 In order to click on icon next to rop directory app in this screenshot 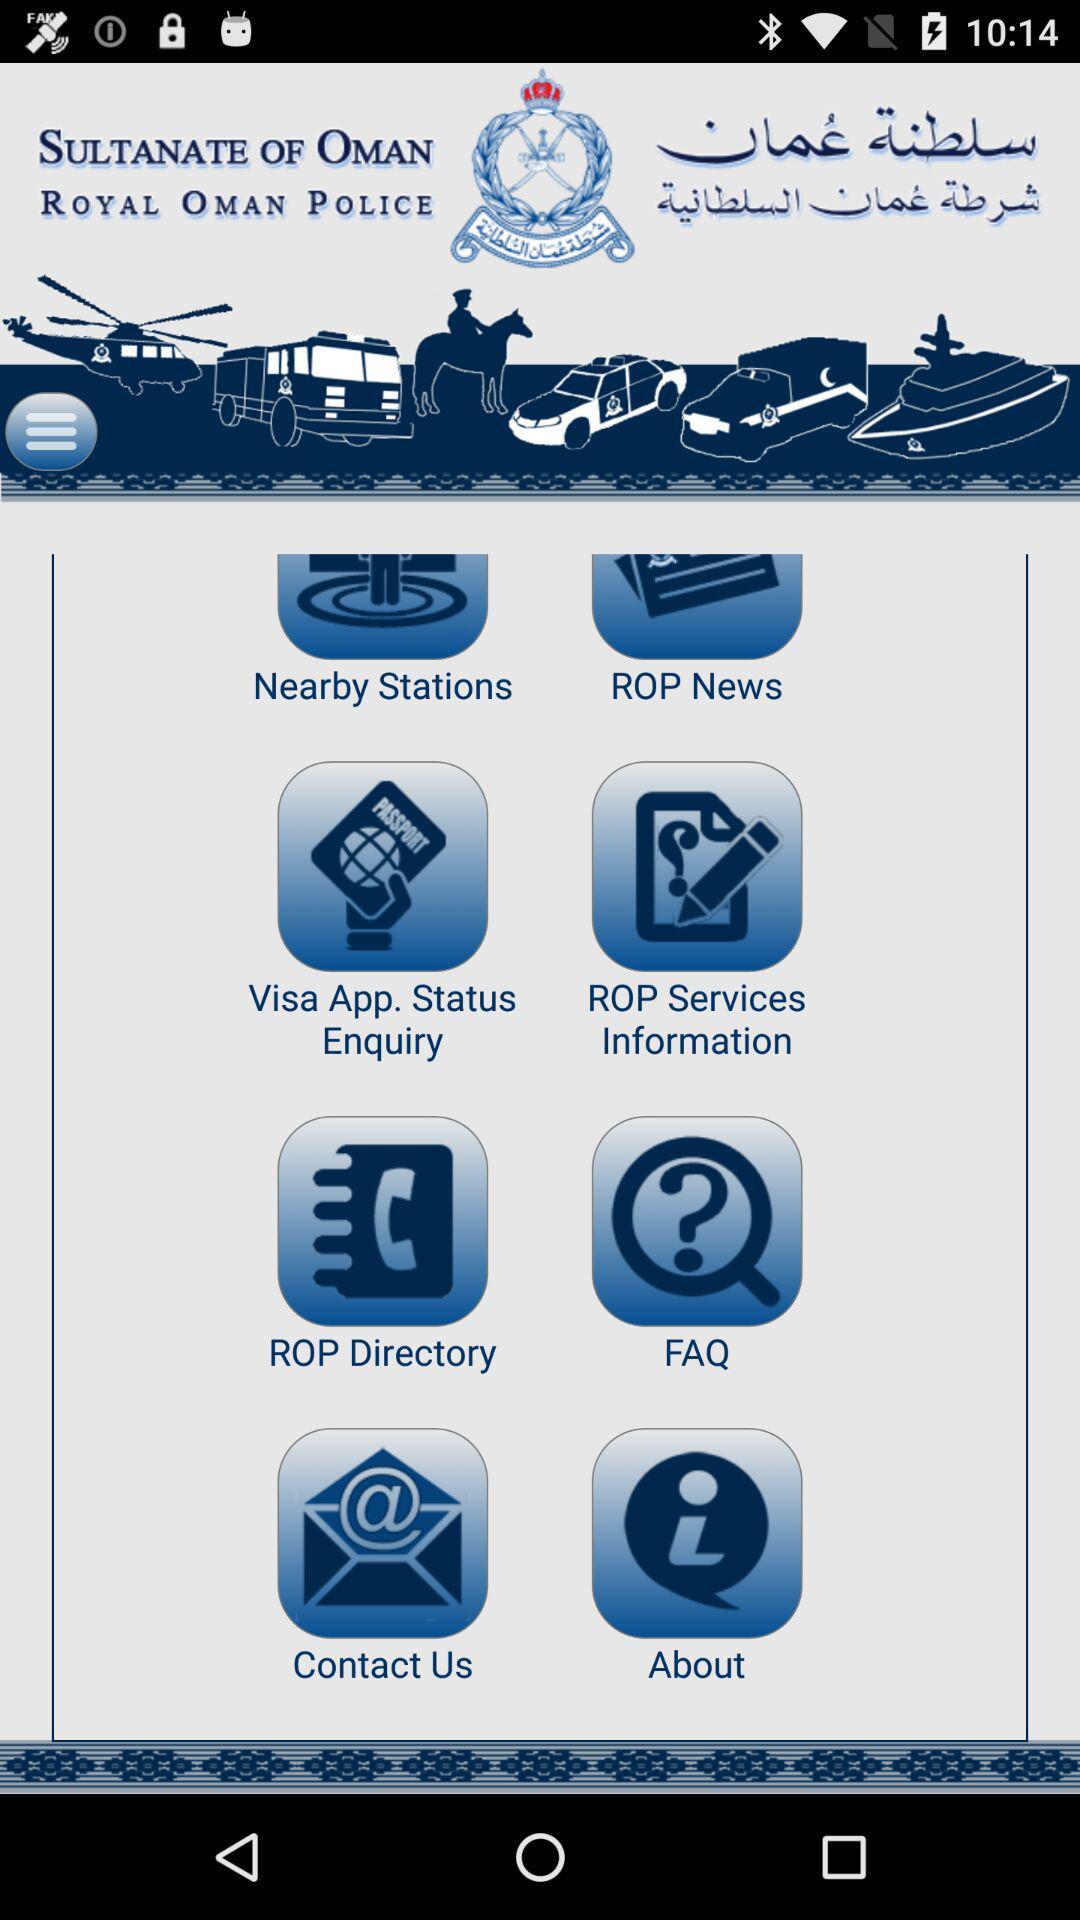, I will do `click(696, 1532)`.